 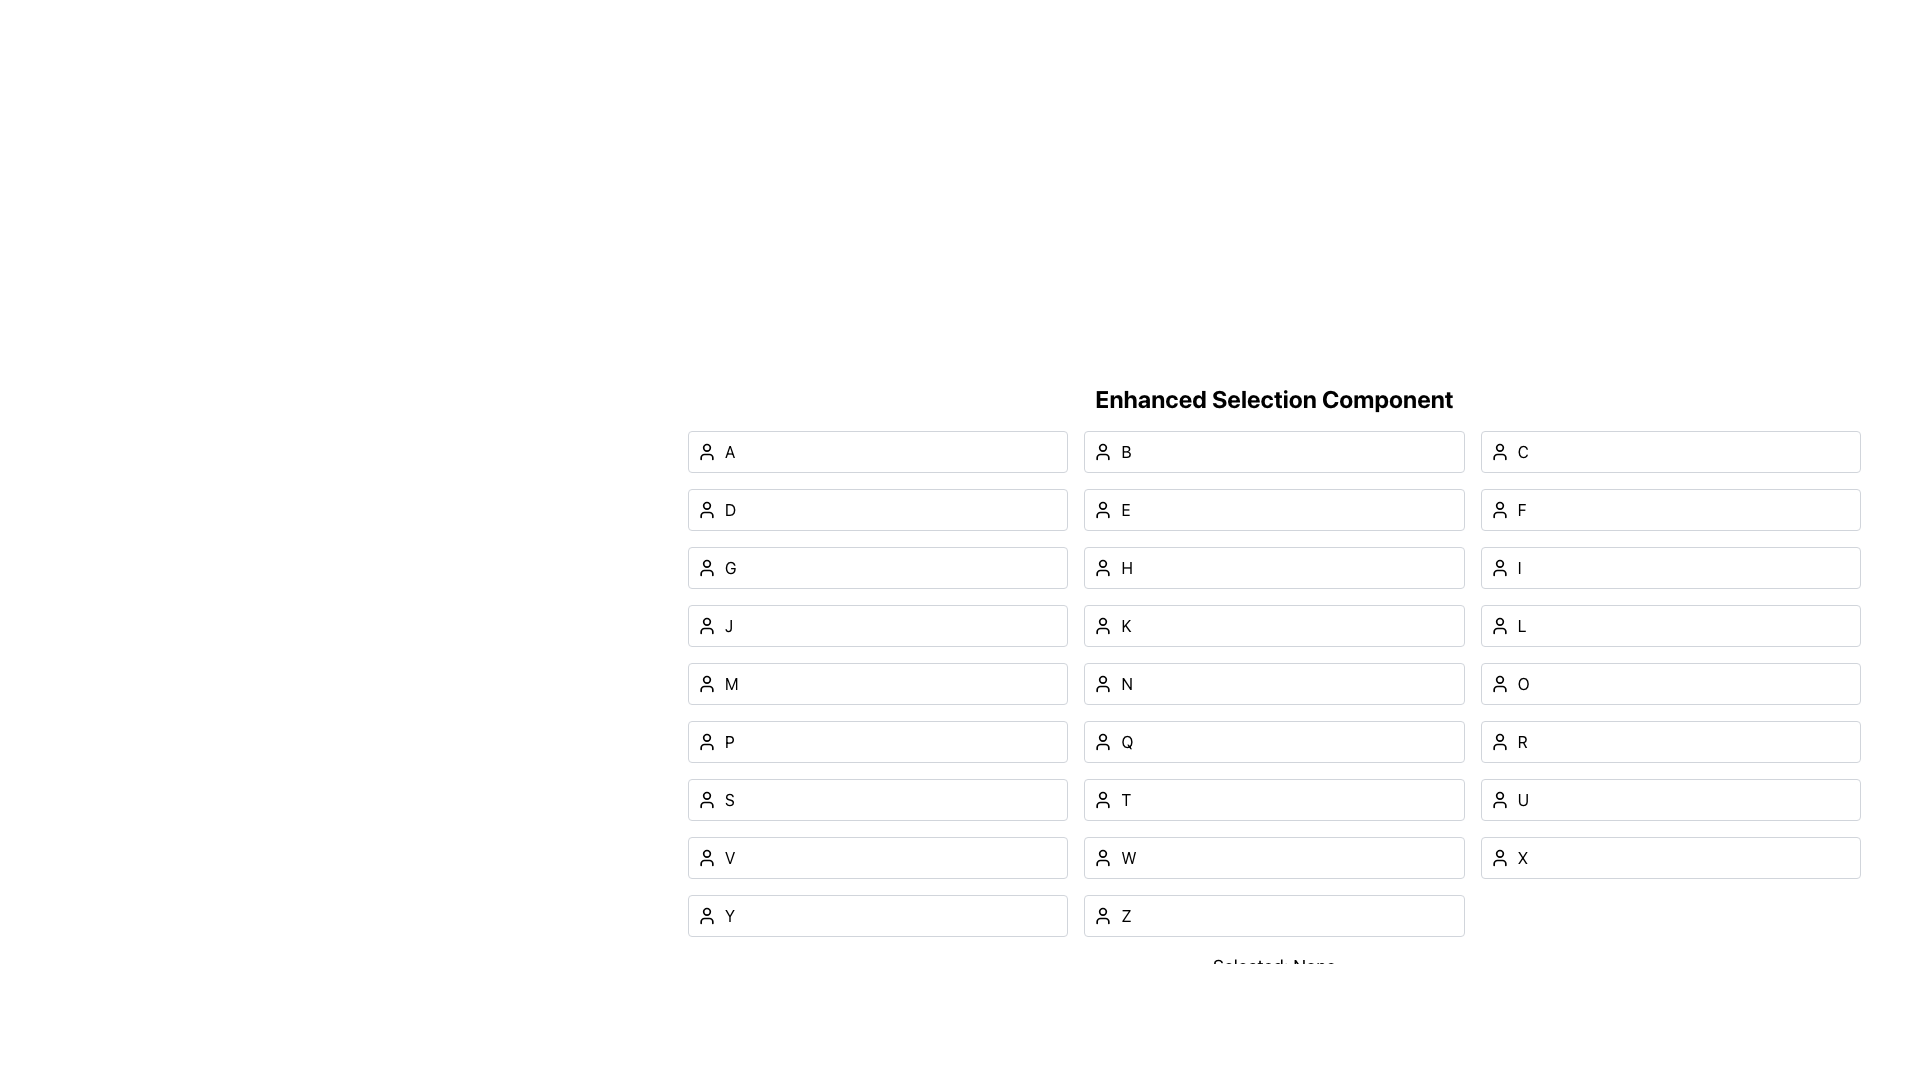 What do you see at coordinates (1499, 682) in the screenshot?
I see `the SVG icon representing the user or profile element associated with the letter 'O'` at bounding box center [1499, 682].